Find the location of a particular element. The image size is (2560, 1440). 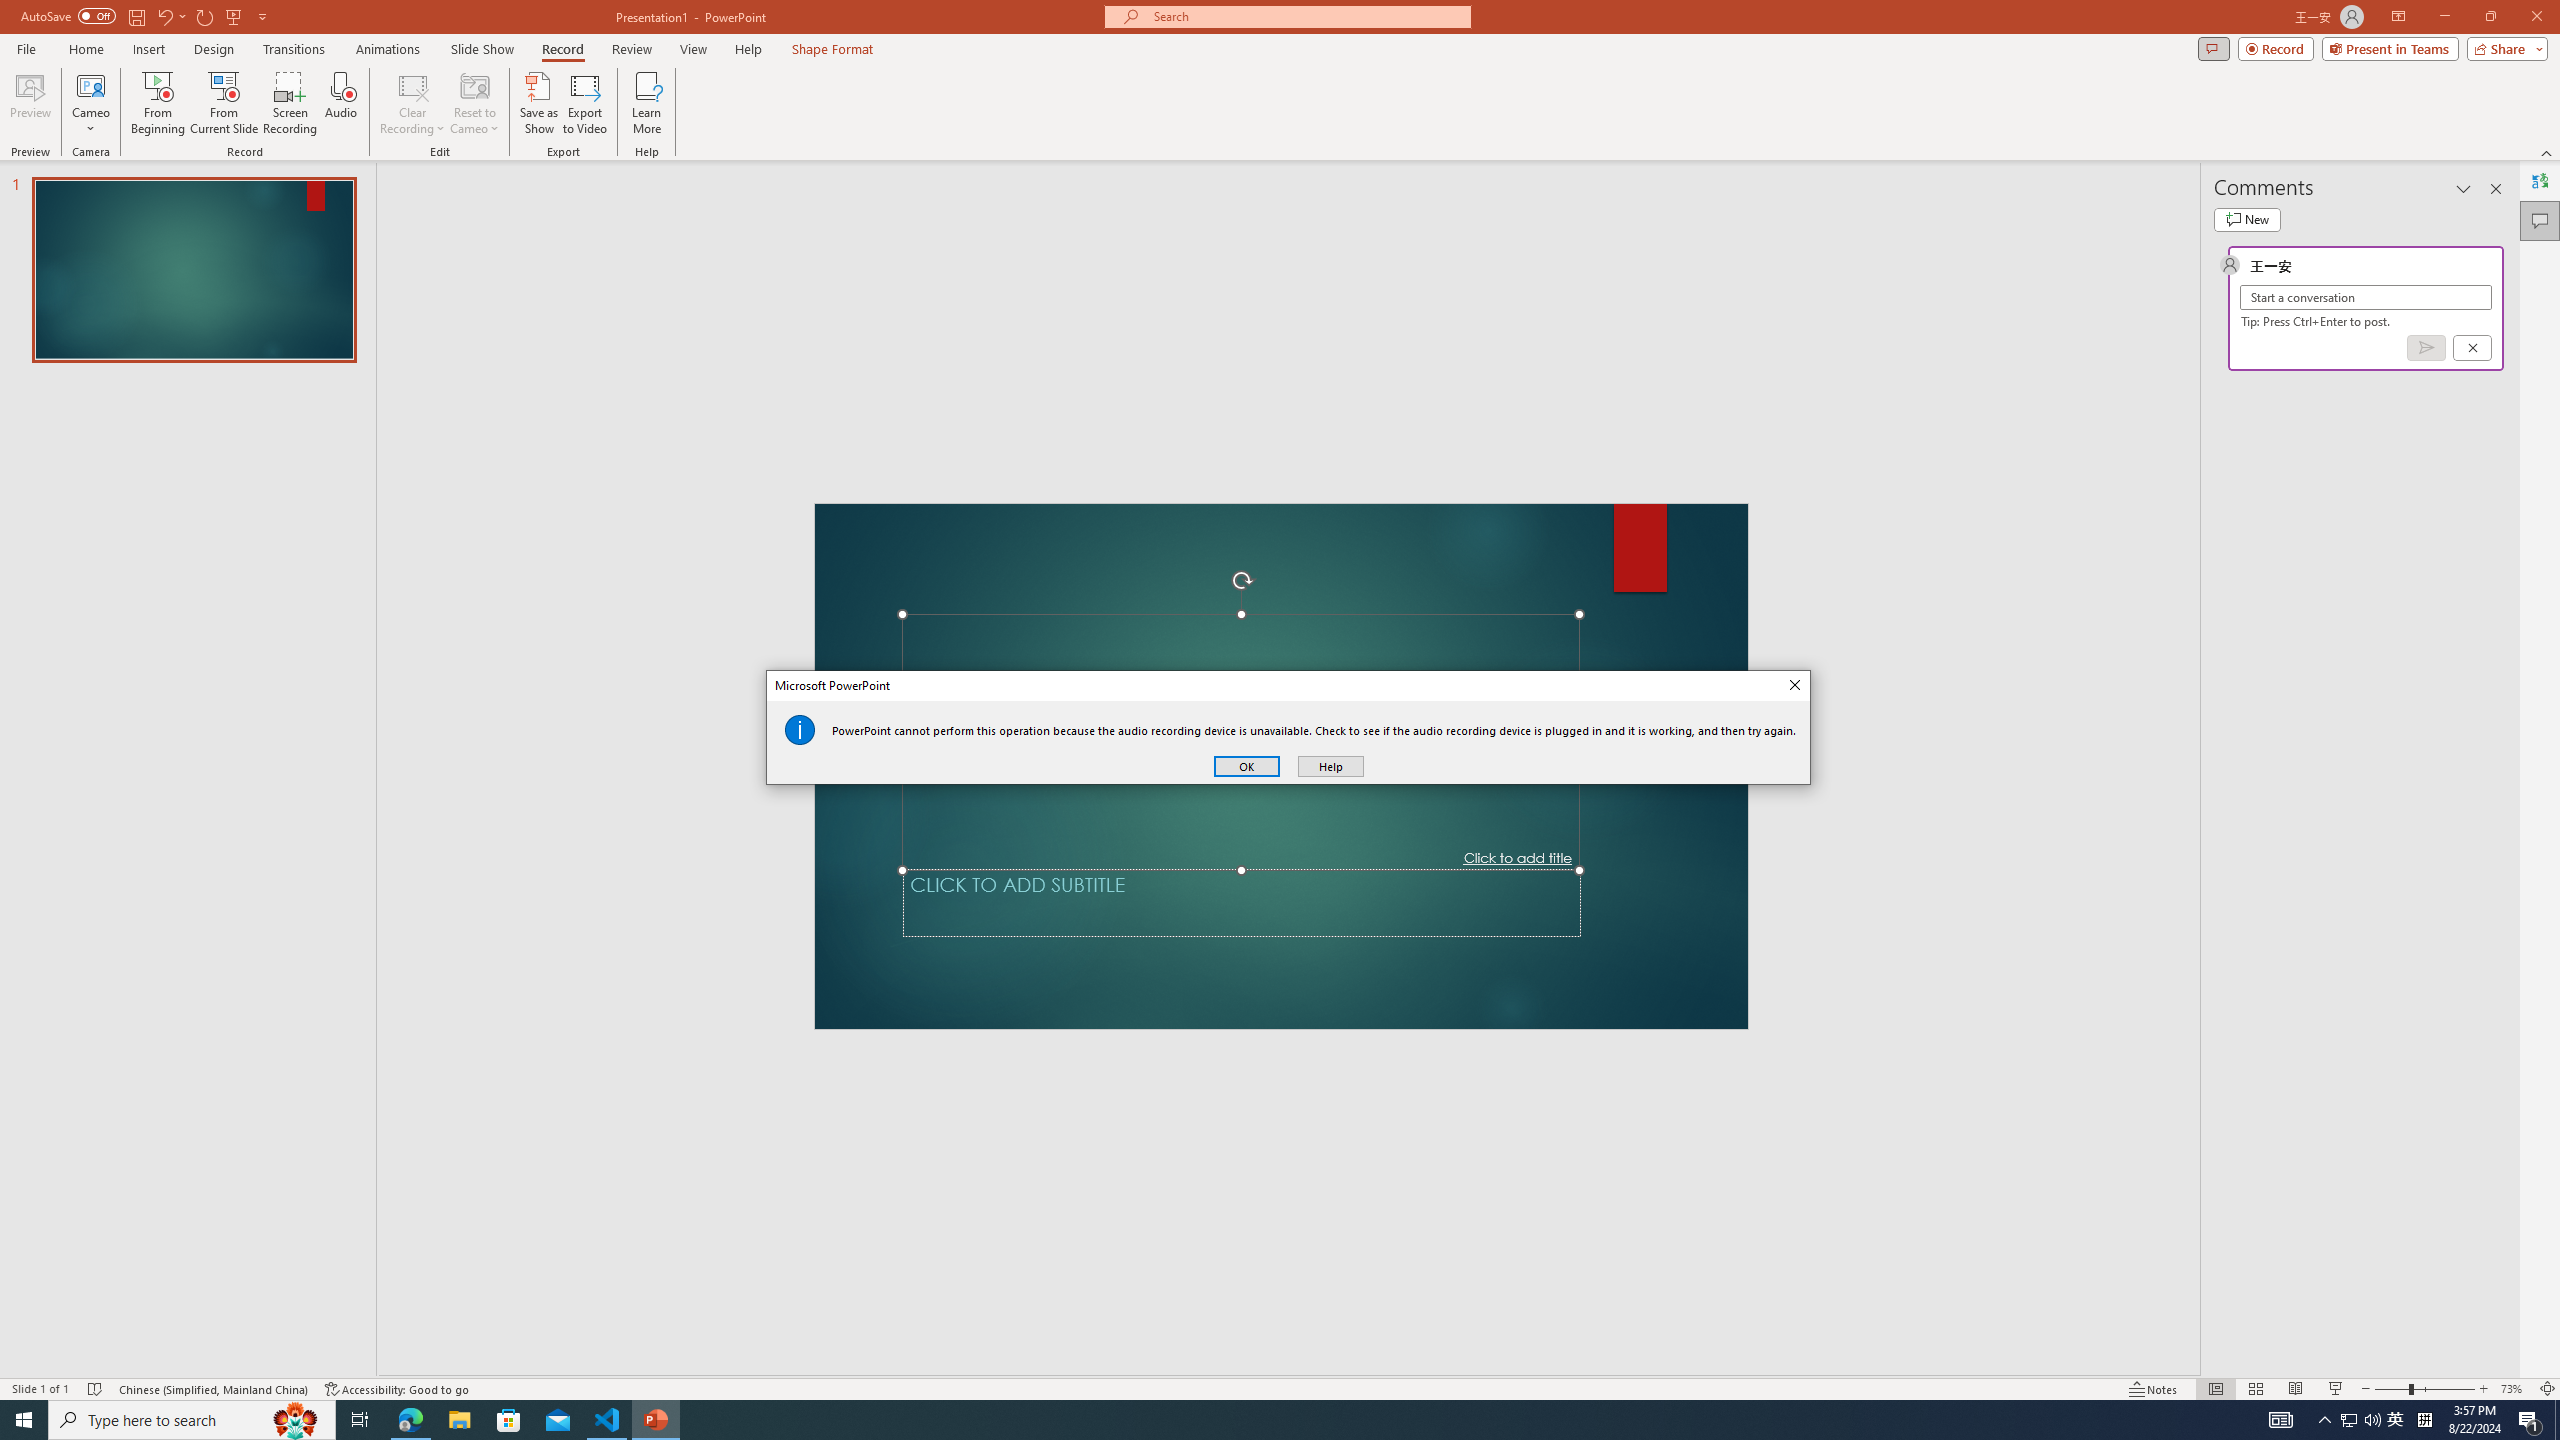

'Tray Input Indicator - Chinese (Simplified, China)' is located at coordinates (2424, 1418).